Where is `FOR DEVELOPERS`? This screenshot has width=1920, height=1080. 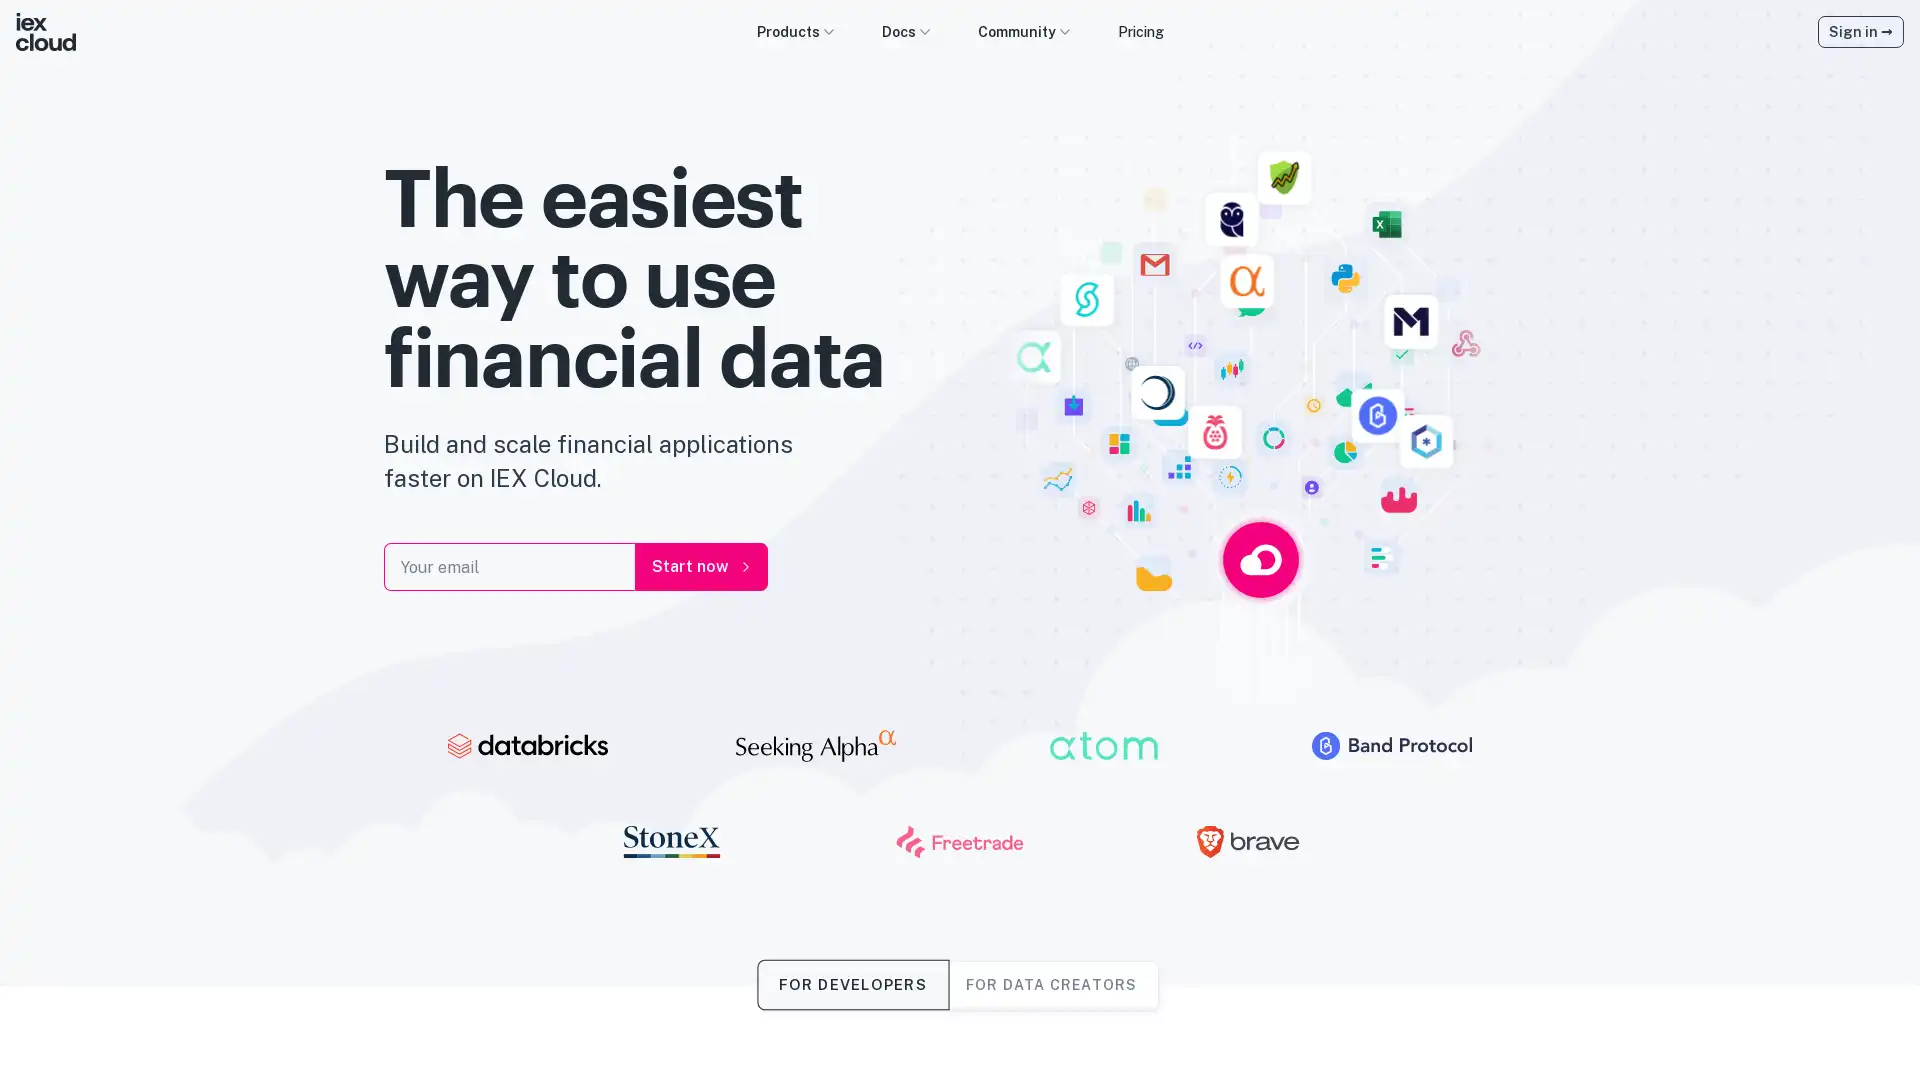 FOR DEVELOPERS is located at coordinates (852, 983).